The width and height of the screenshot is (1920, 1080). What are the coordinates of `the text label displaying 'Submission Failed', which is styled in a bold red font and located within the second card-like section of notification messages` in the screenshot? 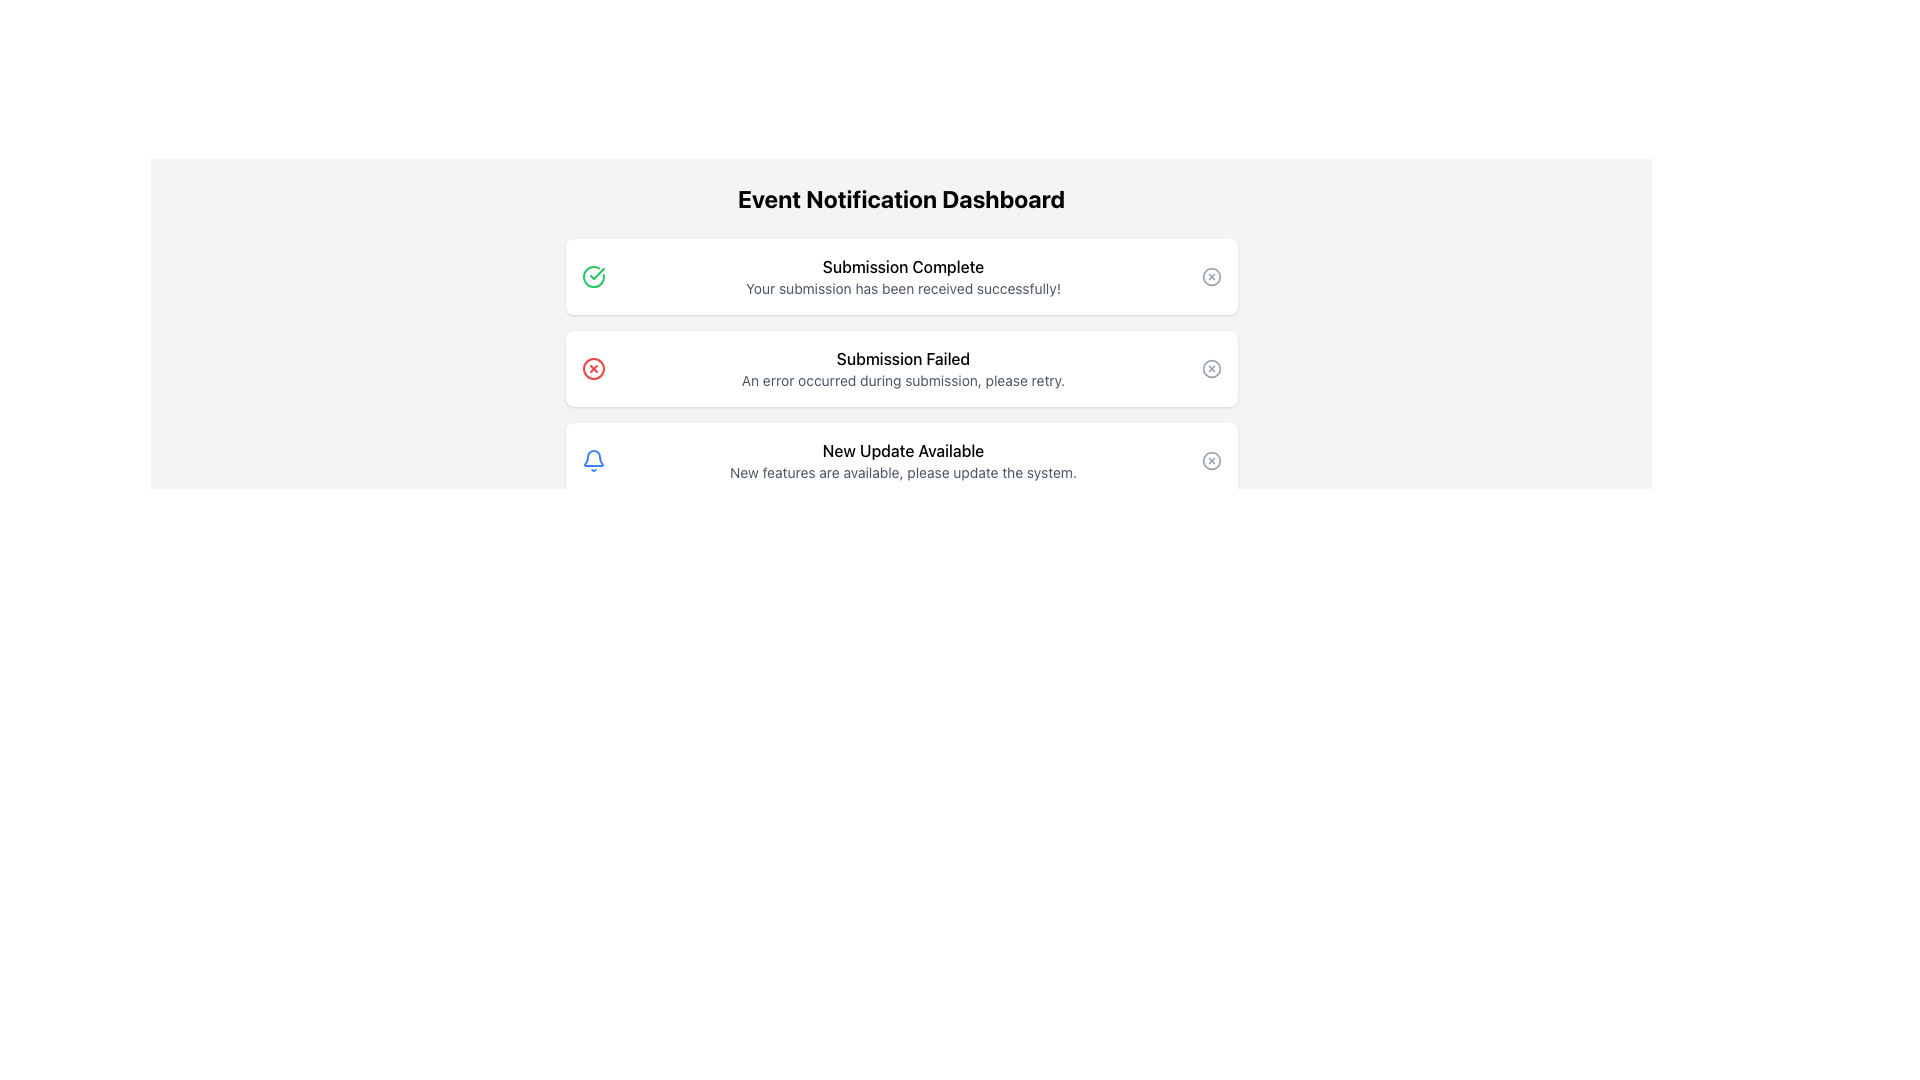 It's located at (902, 357).